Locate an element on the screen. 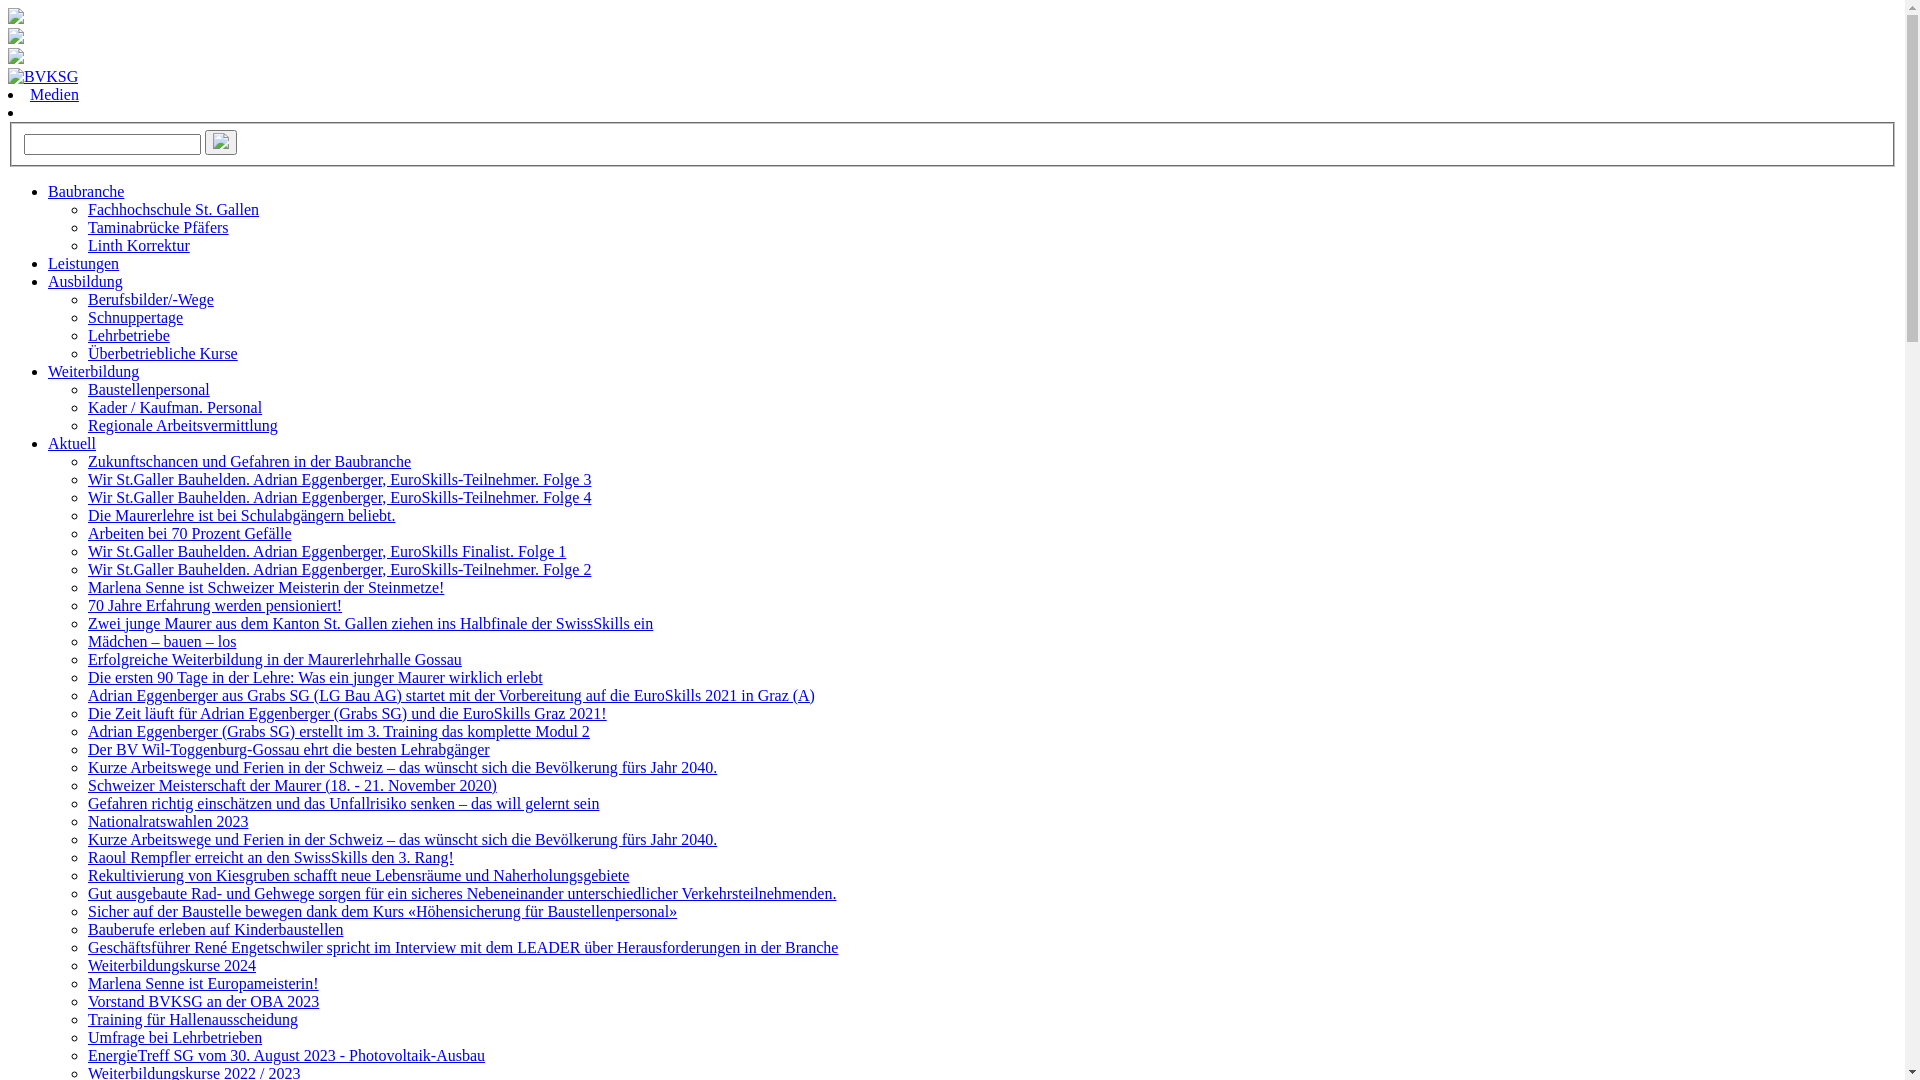 The image size is (1920, 1080). 'Fachhochschule St. Gallen' is located at coordinates (173, 209).